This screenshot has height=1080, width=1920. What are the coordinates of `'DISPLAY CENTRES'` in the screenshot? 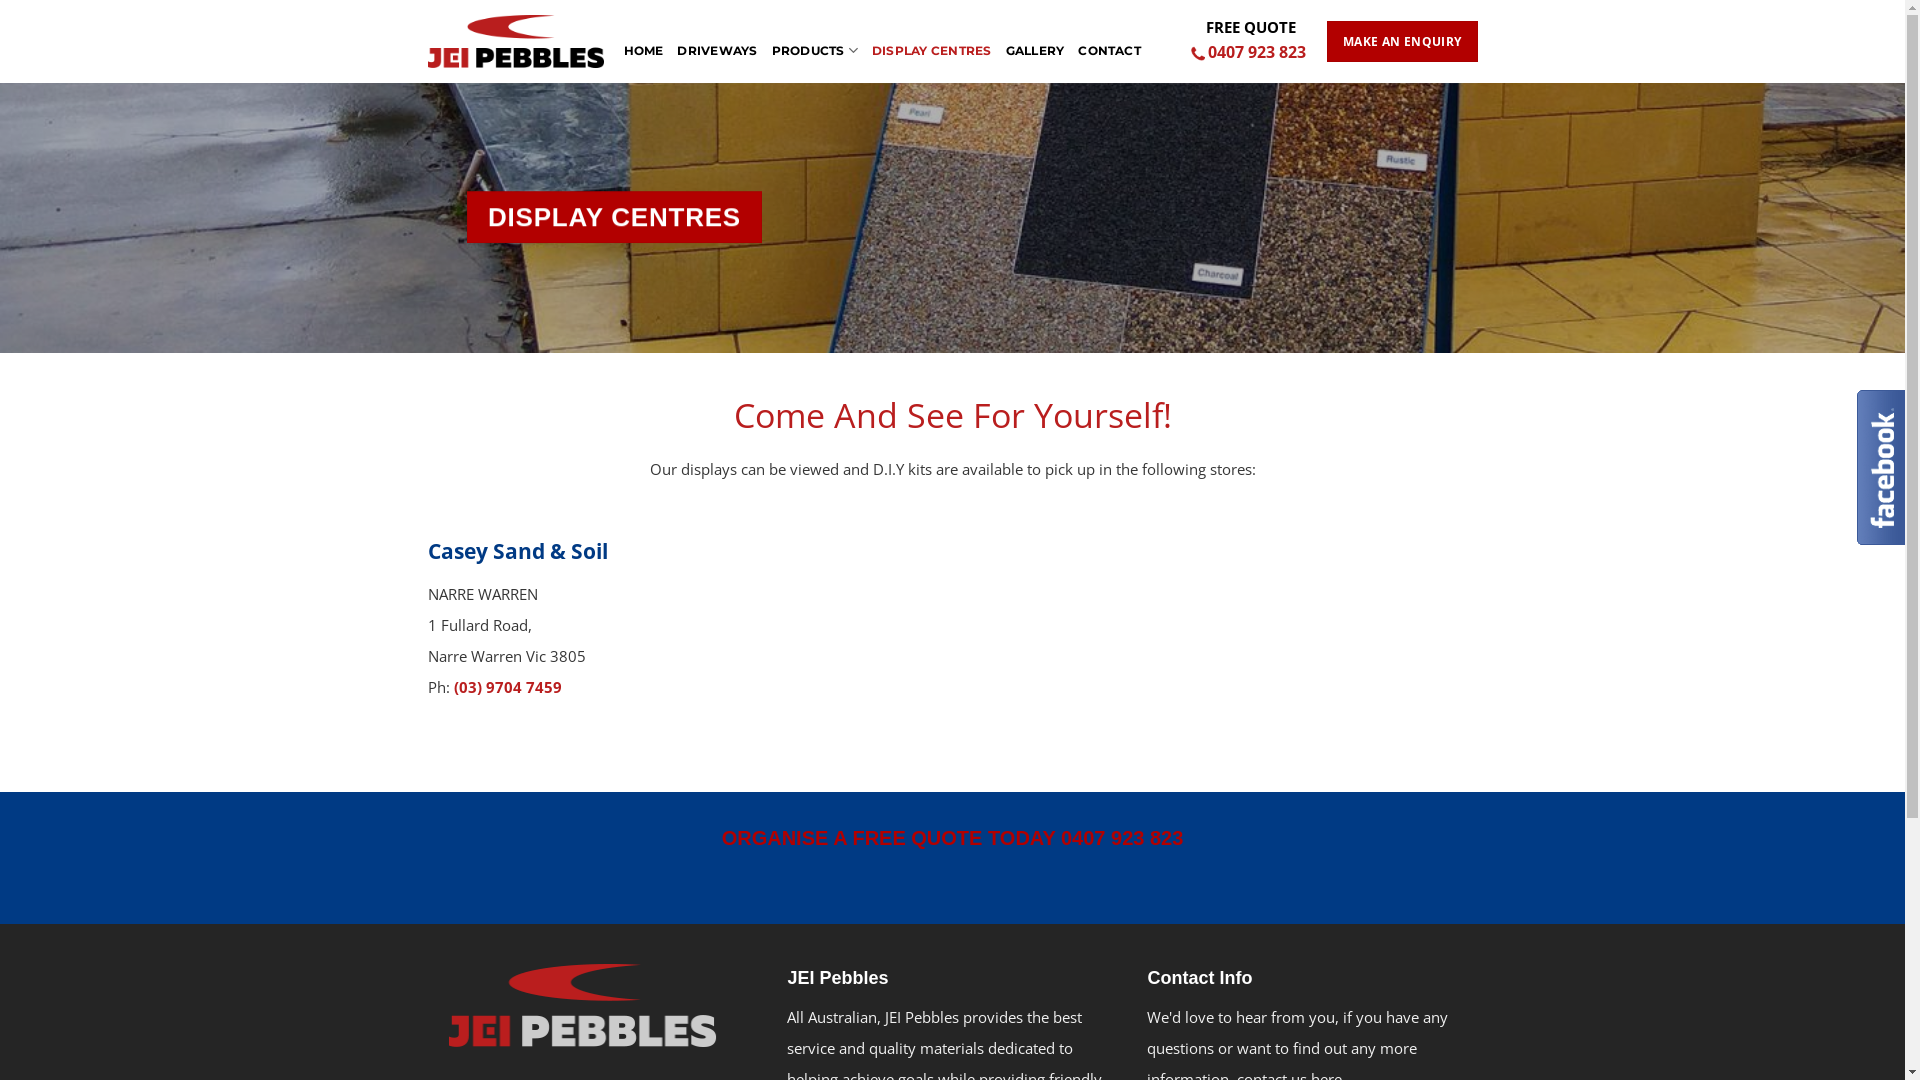 It's located at (930, 40).